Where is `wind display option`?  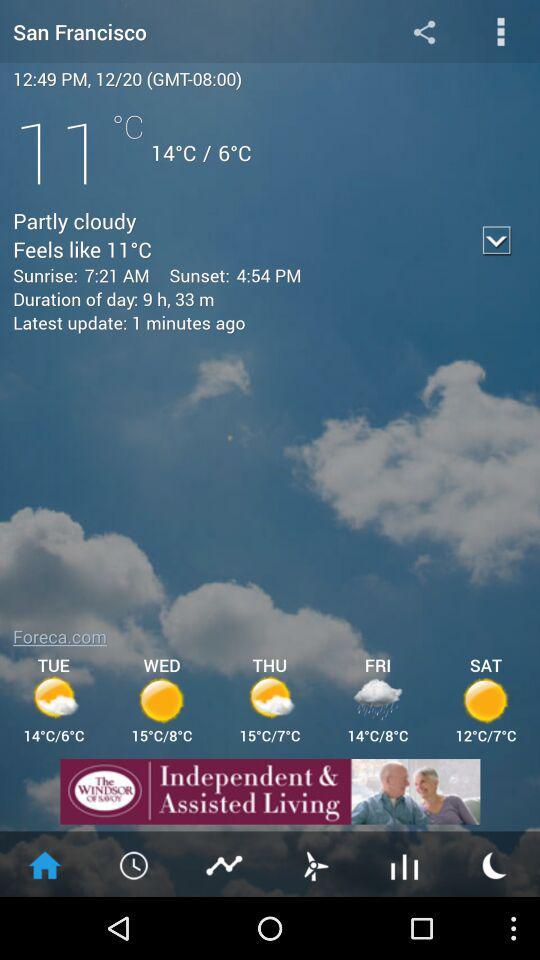 wind display option is located at coordinates (314, 863).